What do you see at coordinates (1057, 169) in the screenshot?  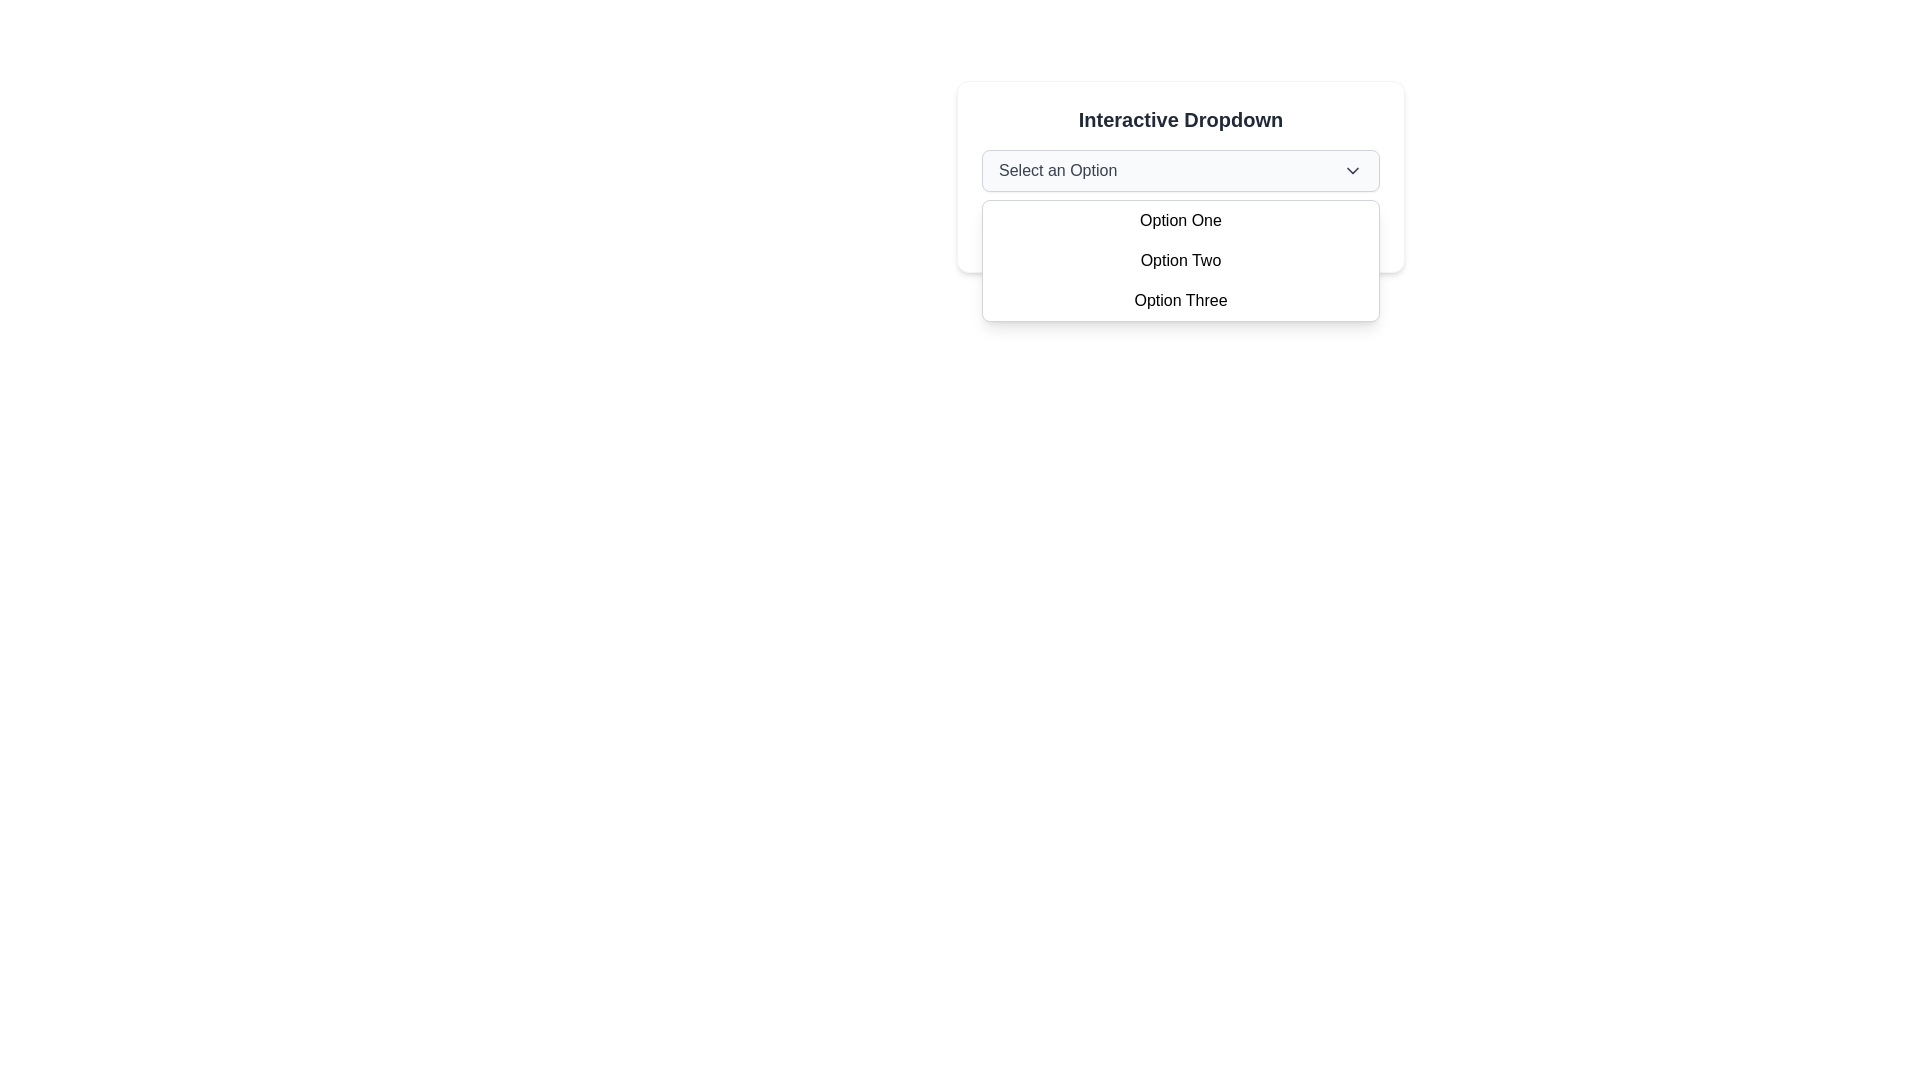 I see `the text label that reads 'Select an Option.' located inside the dropdown control, positioned to the left of the dropdown arrow icon` at bounding box center [1057, 169].